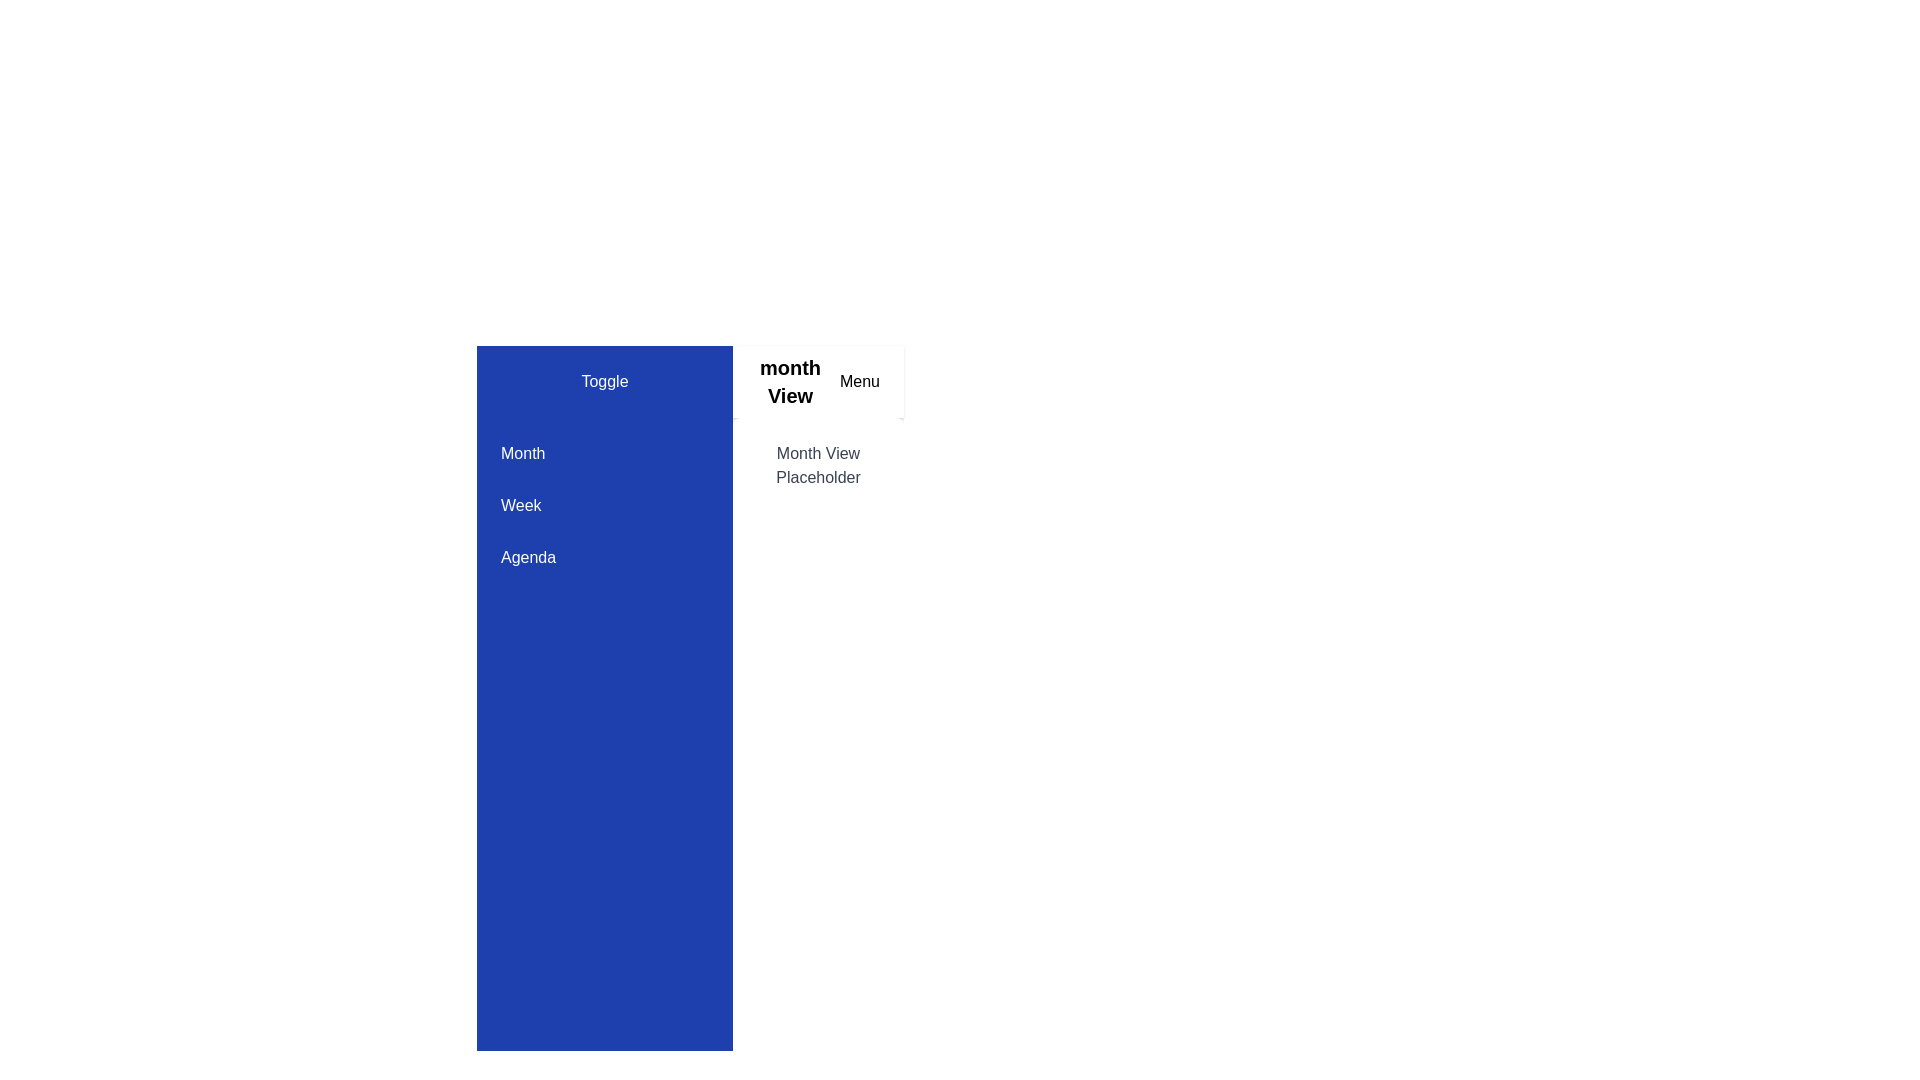 The image size is (1920, 1080). I want to click on the 'Agenda' button located at the bottom of the vertical list in the left side panel, so click(603, 558).